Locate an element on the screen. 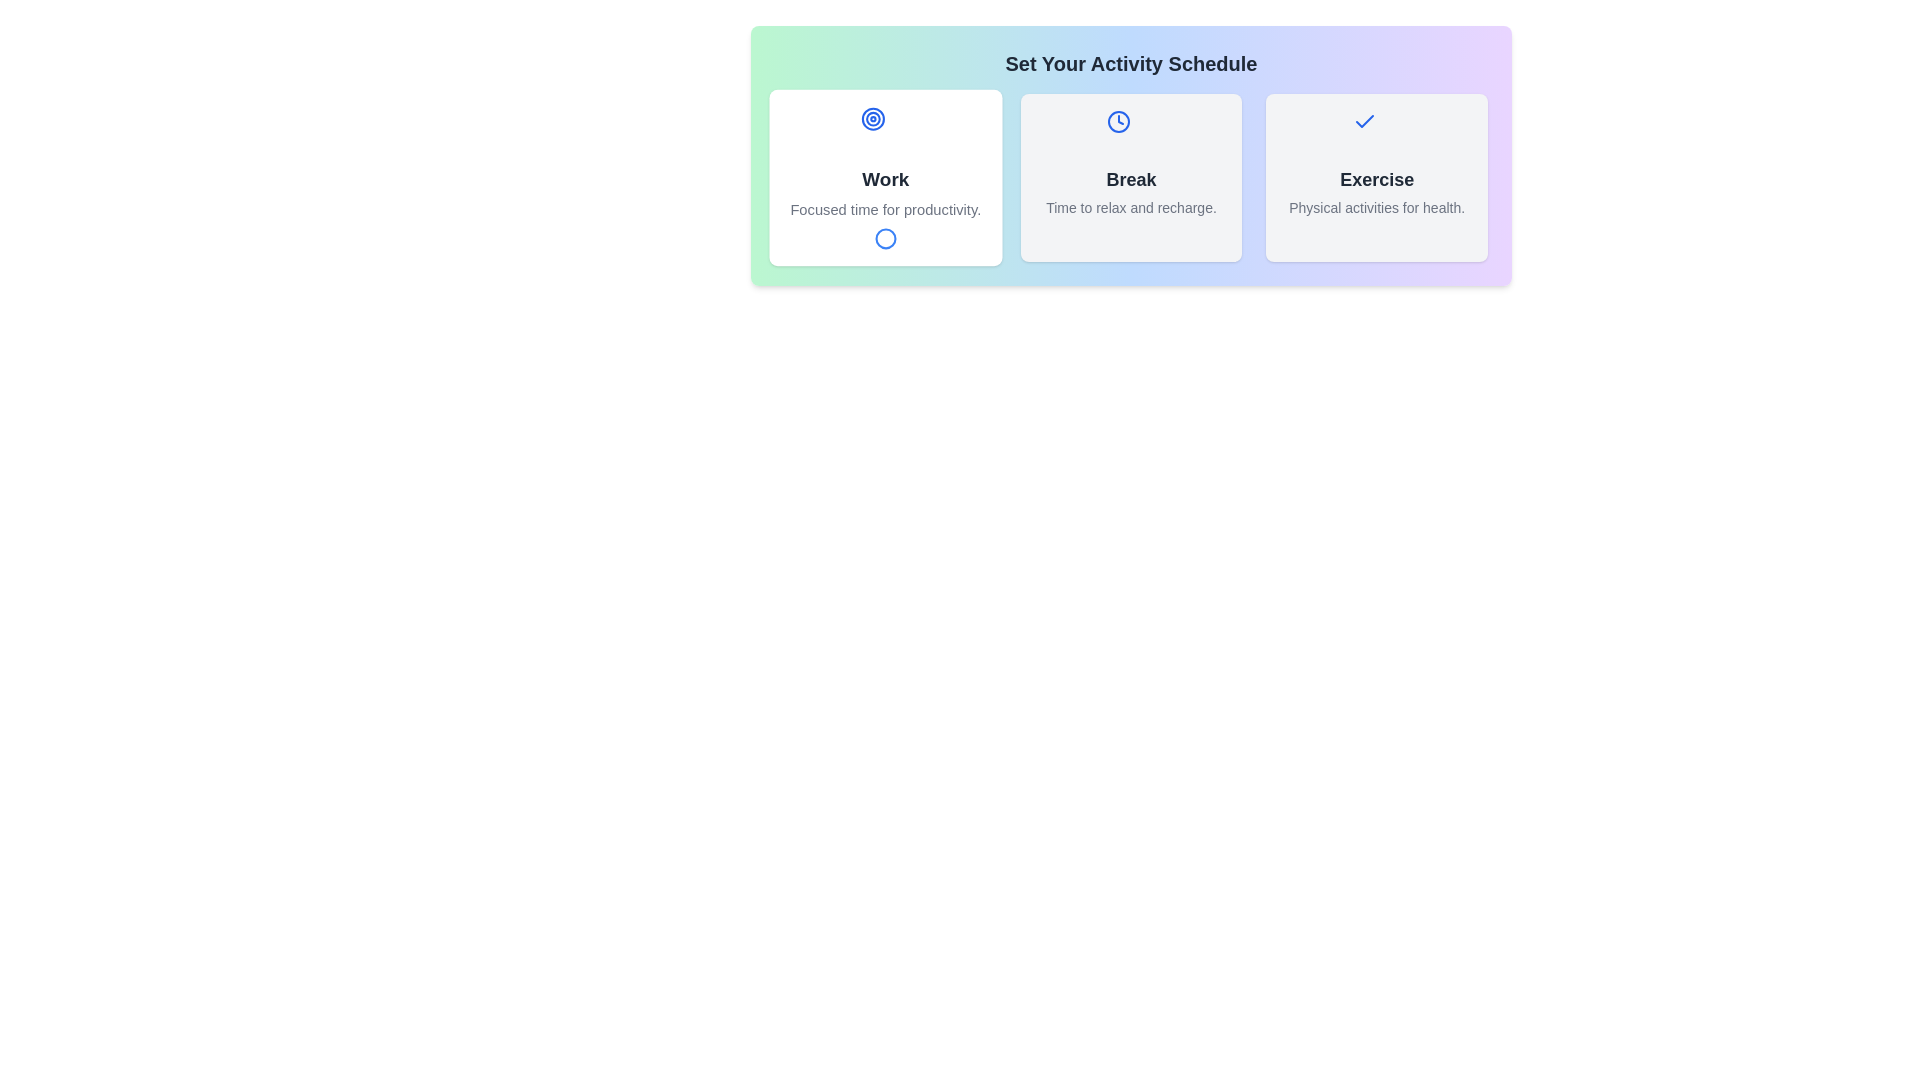 The height and width of the screenshot is (1080, 1920). the SVG circle element that represents the outer boundary of the clock icon, centrally positioned within the 'Break' category card is located at coordinates (1118, 122).